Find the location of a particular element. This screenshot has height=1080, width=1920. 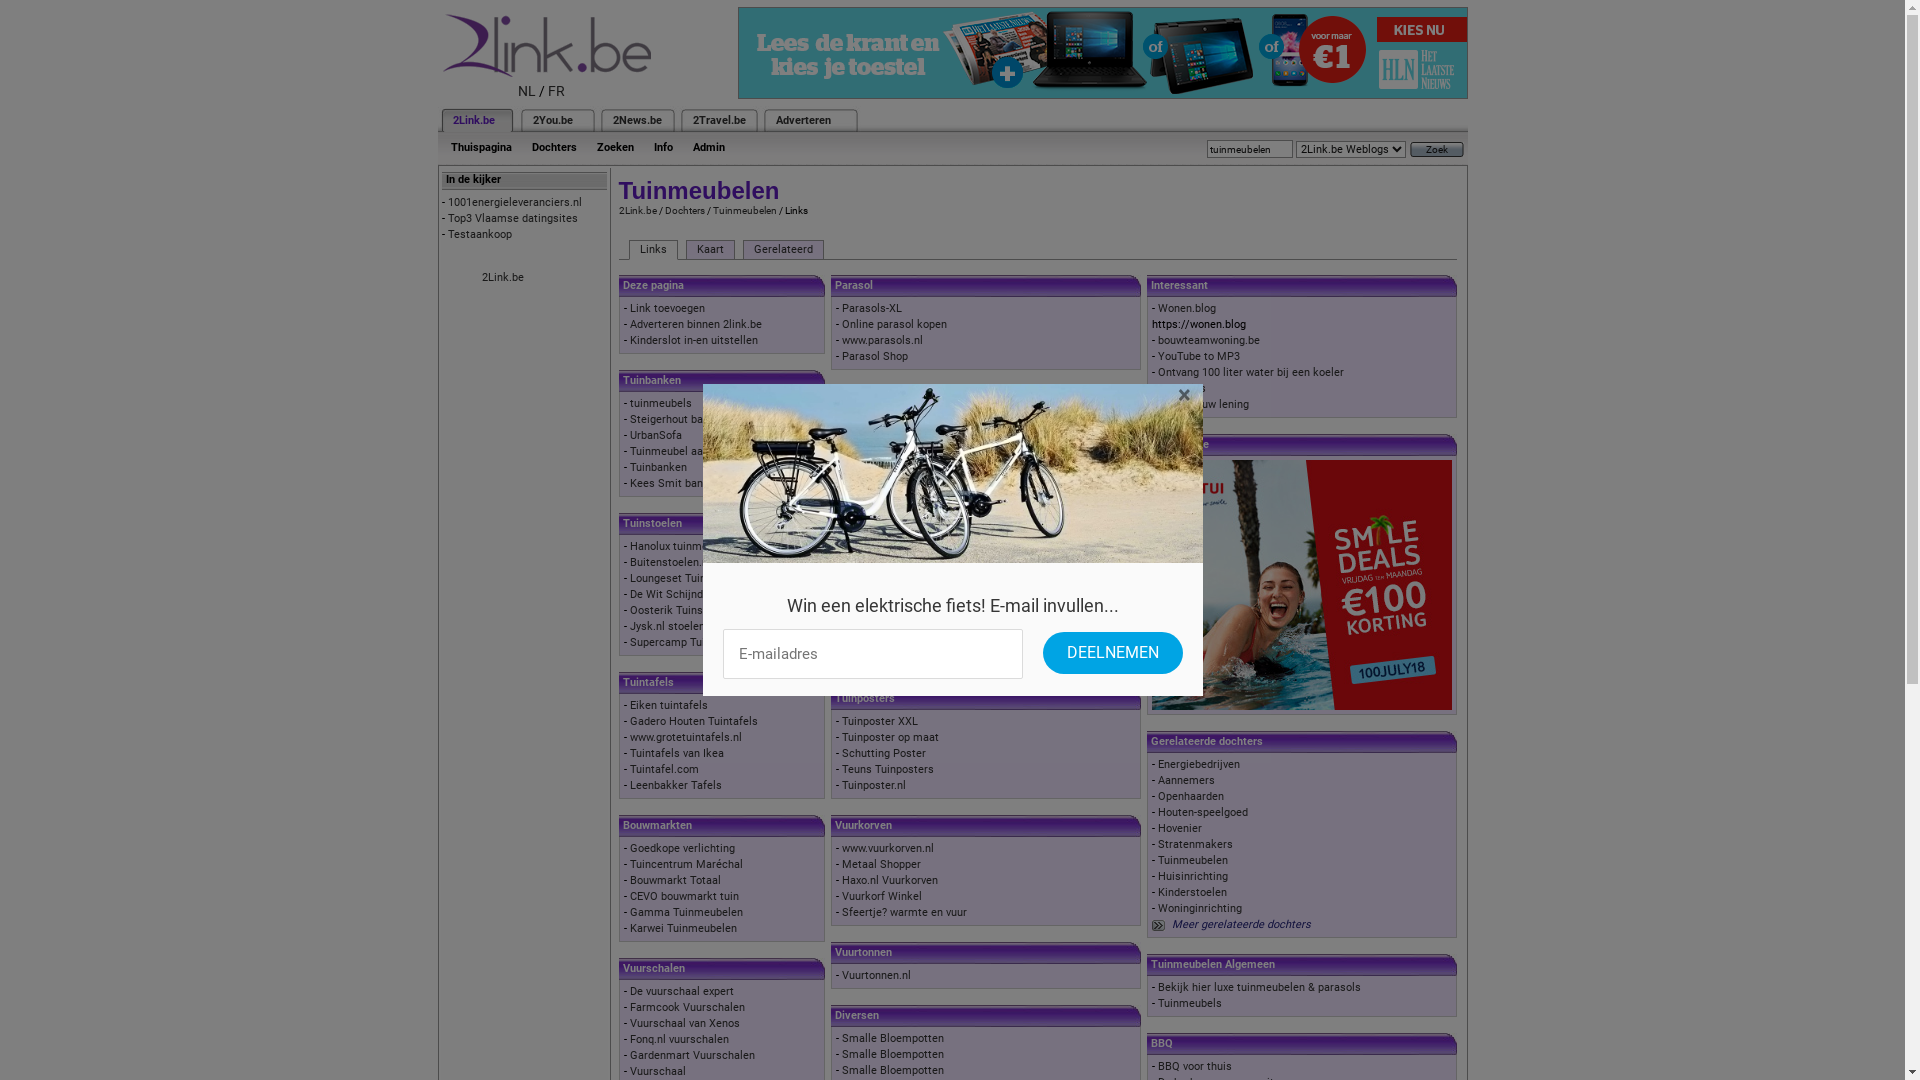

'Karwei Tuinmeubelen' is located at coordinates (683, 928).